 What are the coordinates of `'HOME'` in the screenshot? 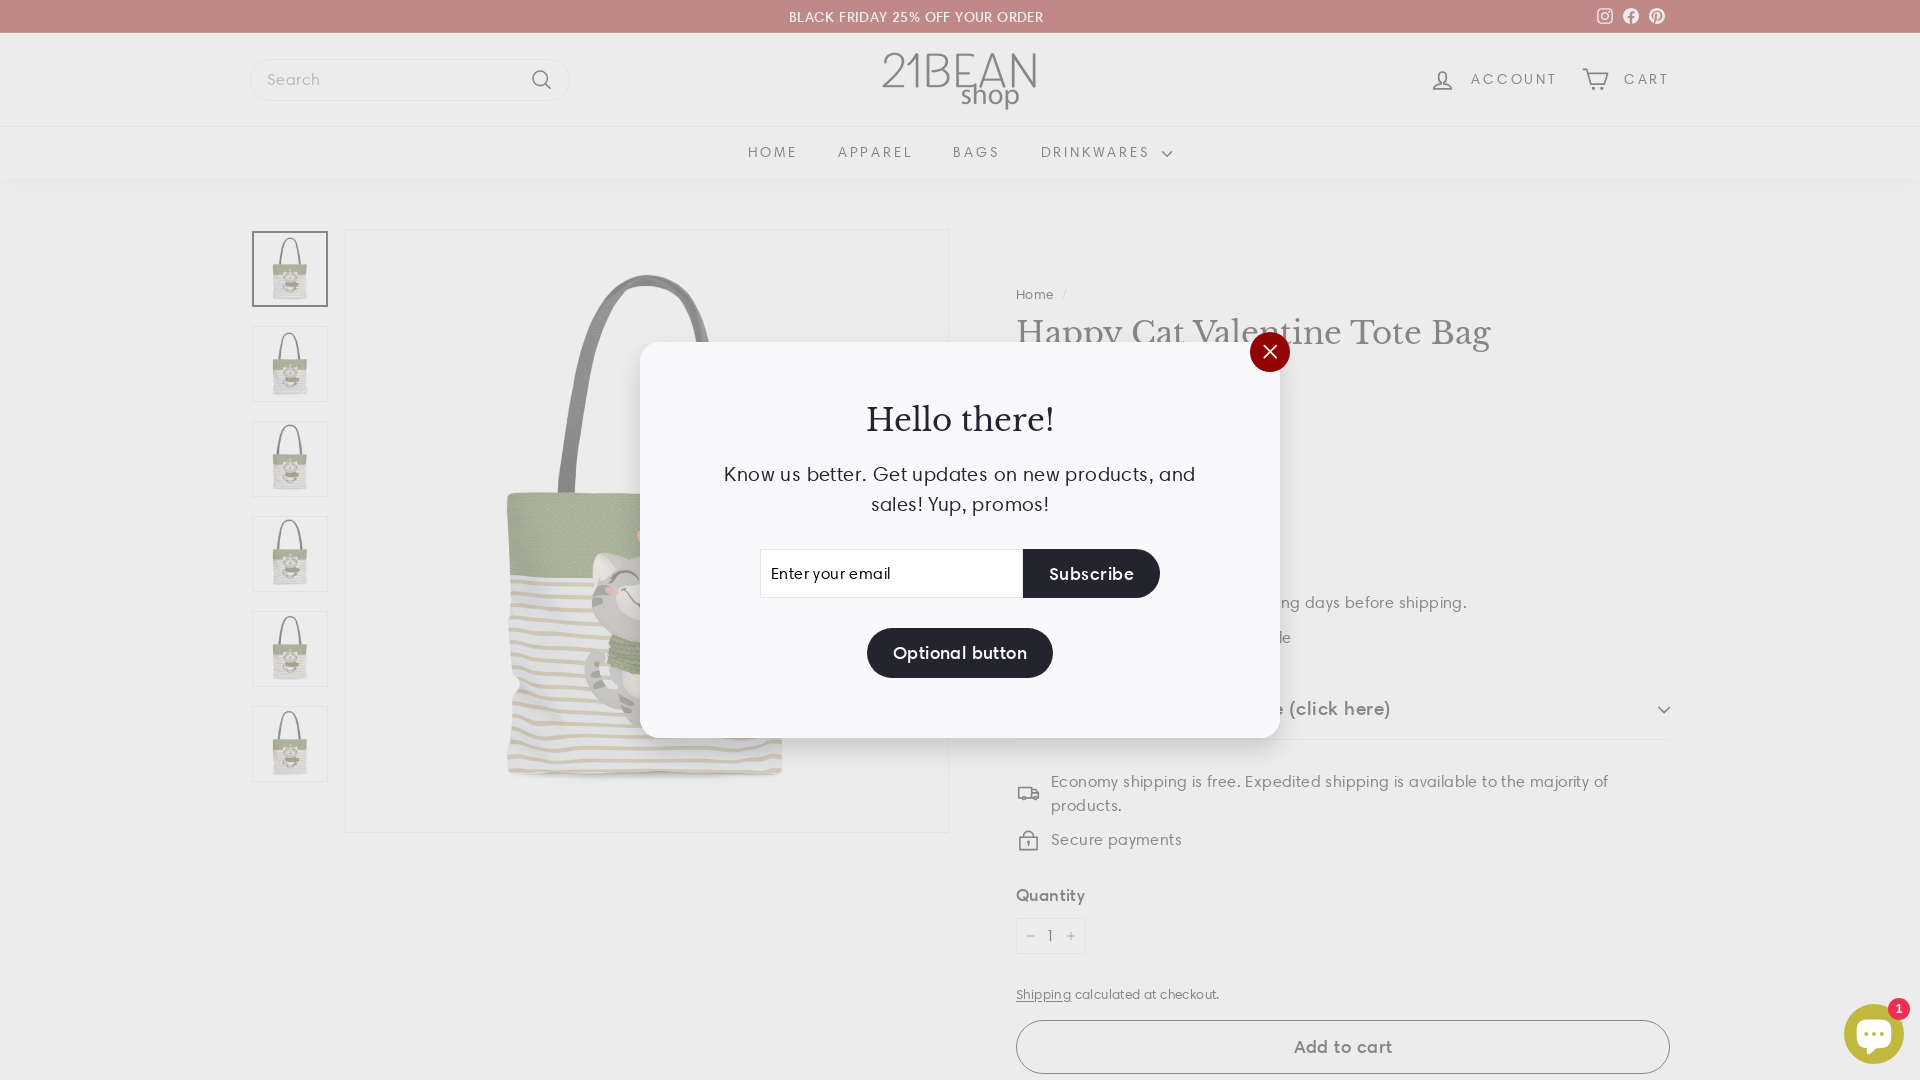 It's located at (771, 151).